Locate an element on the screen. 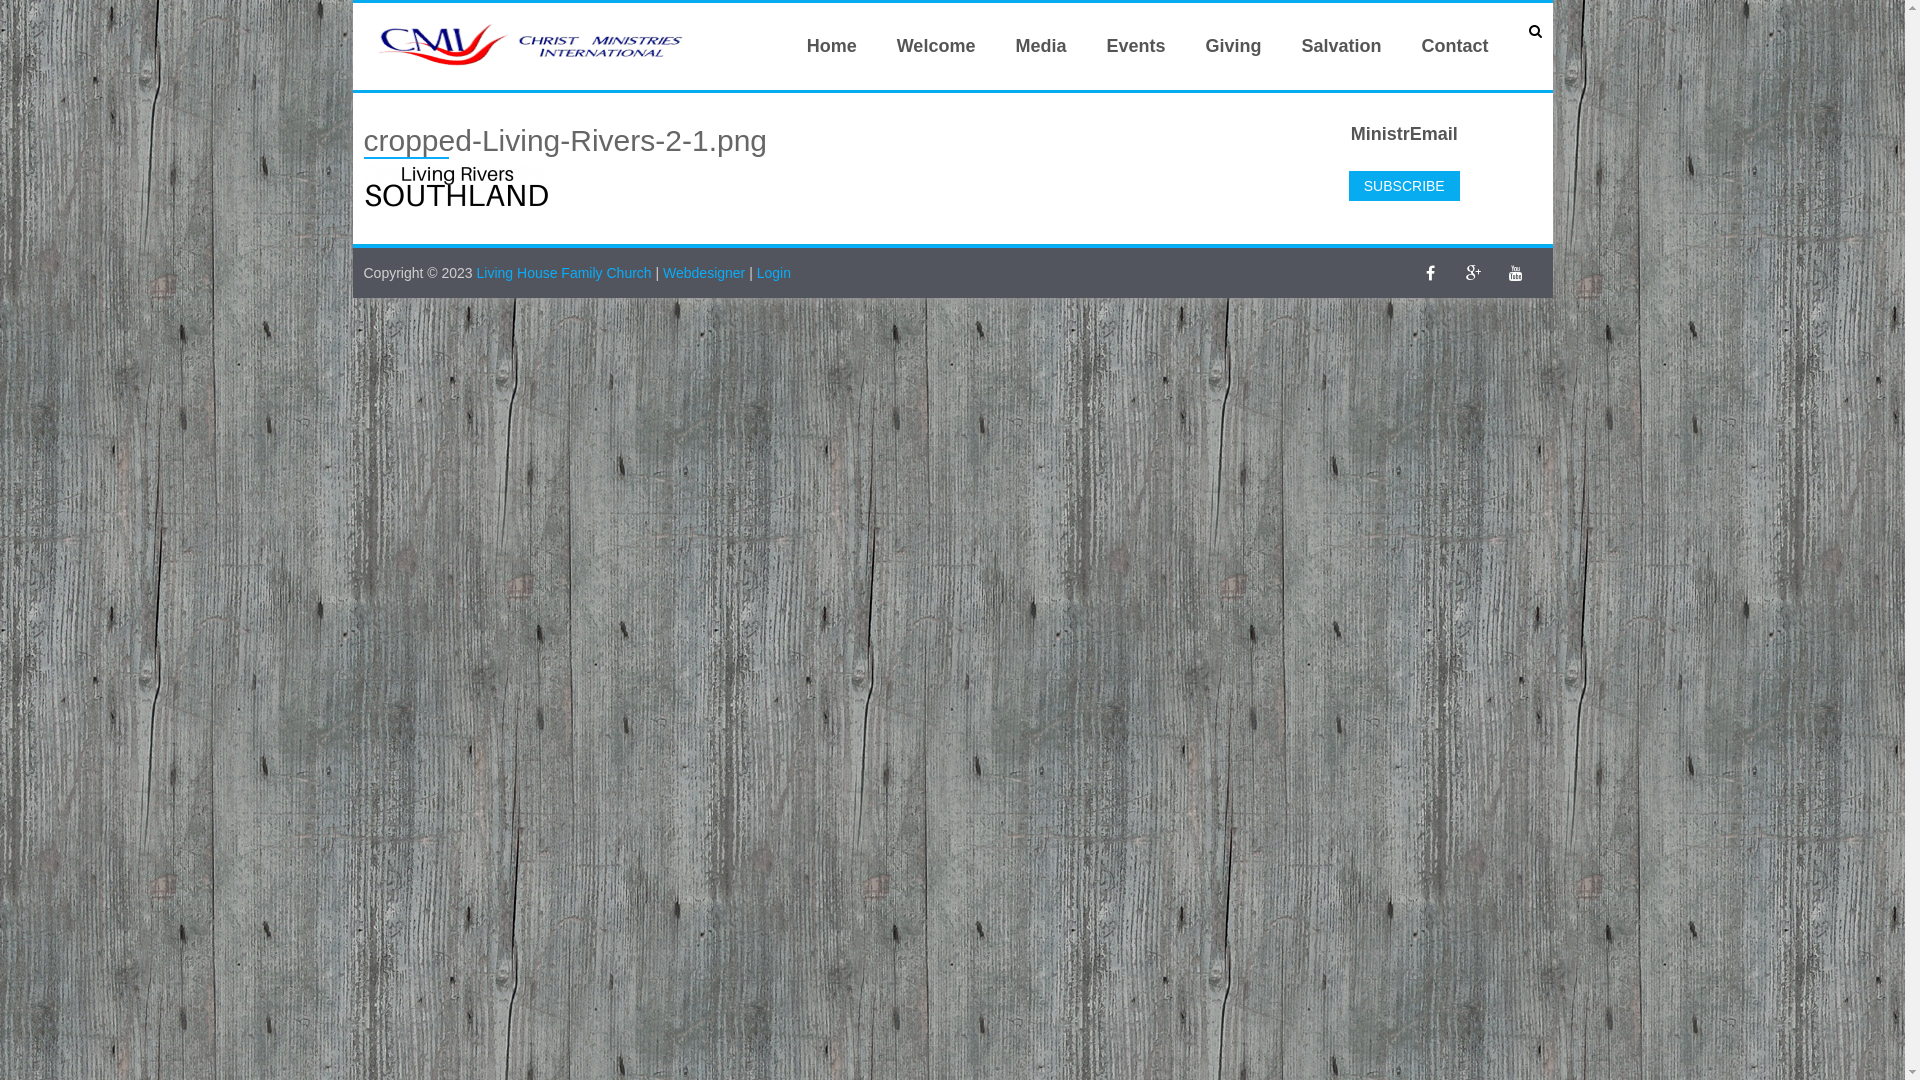 The image size is (1920, 1080). 'Living House Family Church' is located at coordinates (565, 273).